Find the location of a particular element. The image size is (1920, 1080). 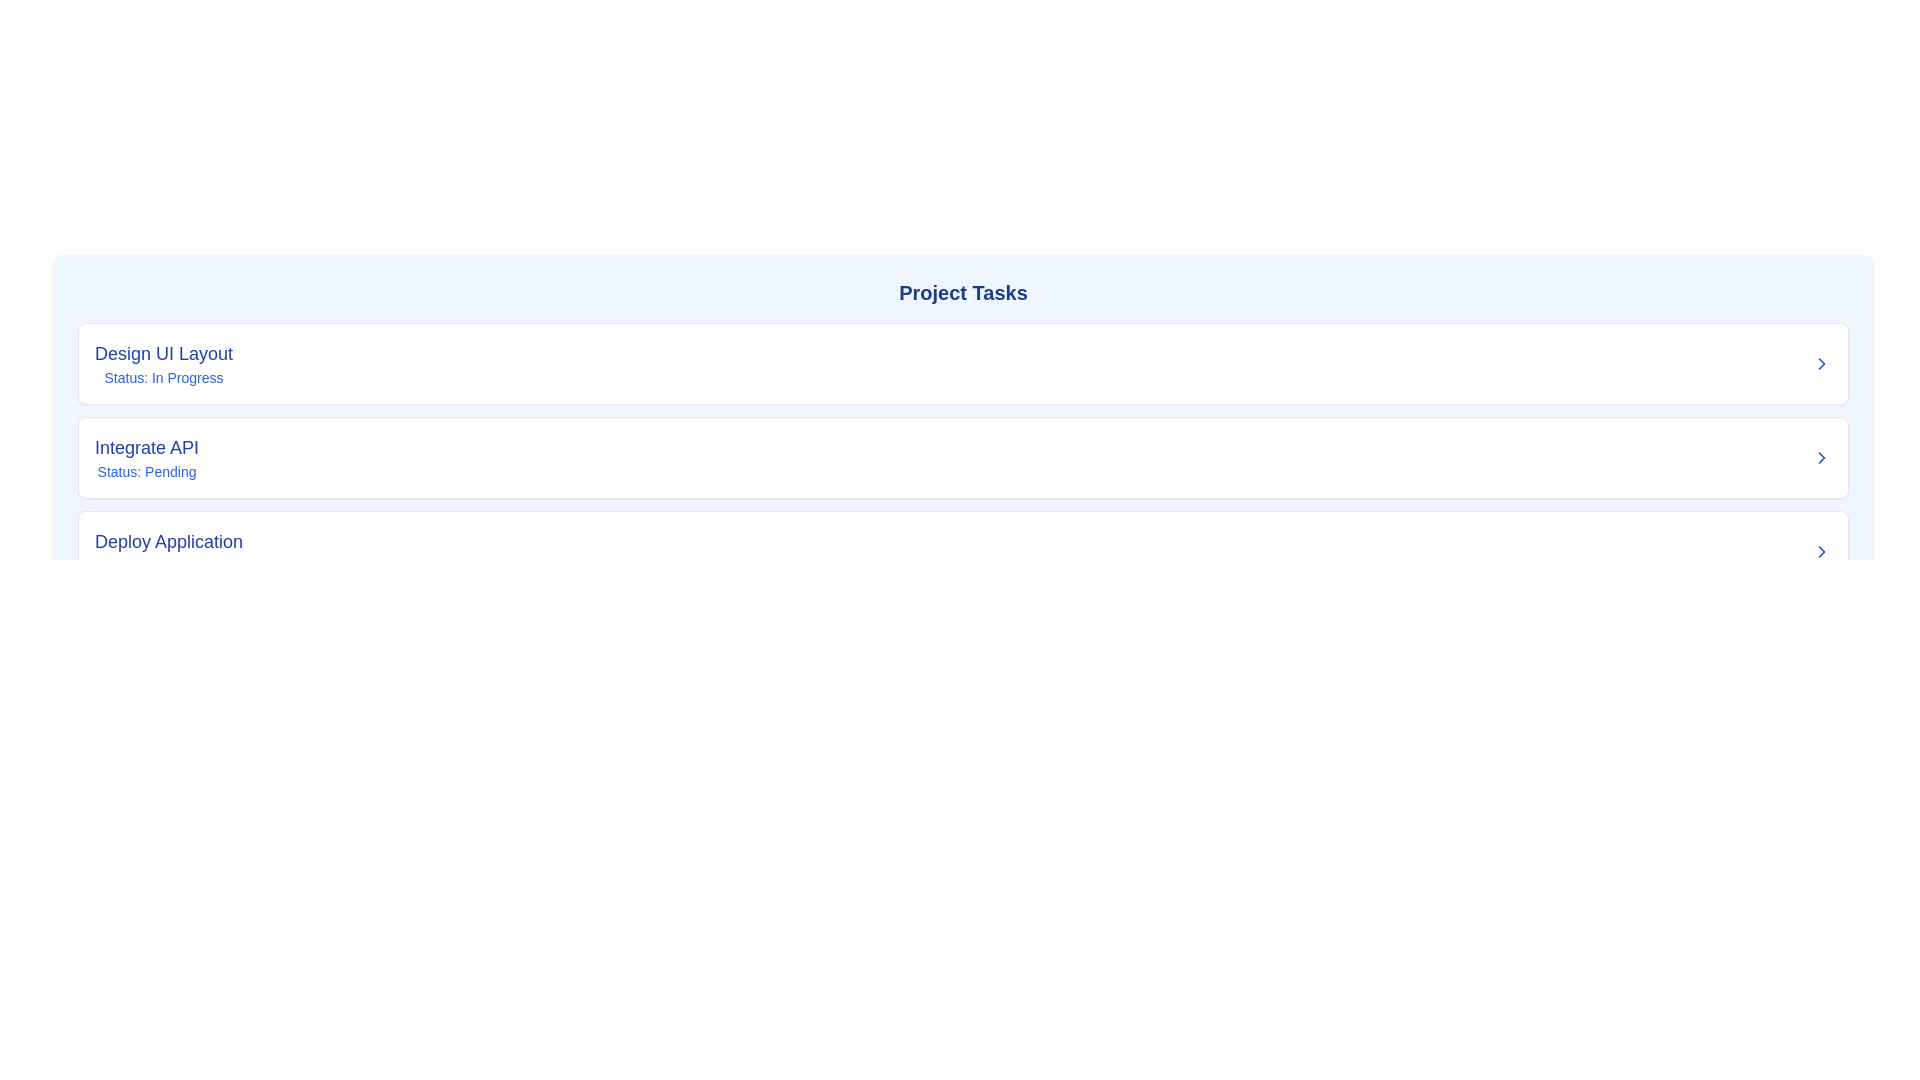

the static text label displaying 'Design UI Layout', which is a bold, large, blue title positioned at the top-left corner of the task list section is located at coordinates (163, 353).